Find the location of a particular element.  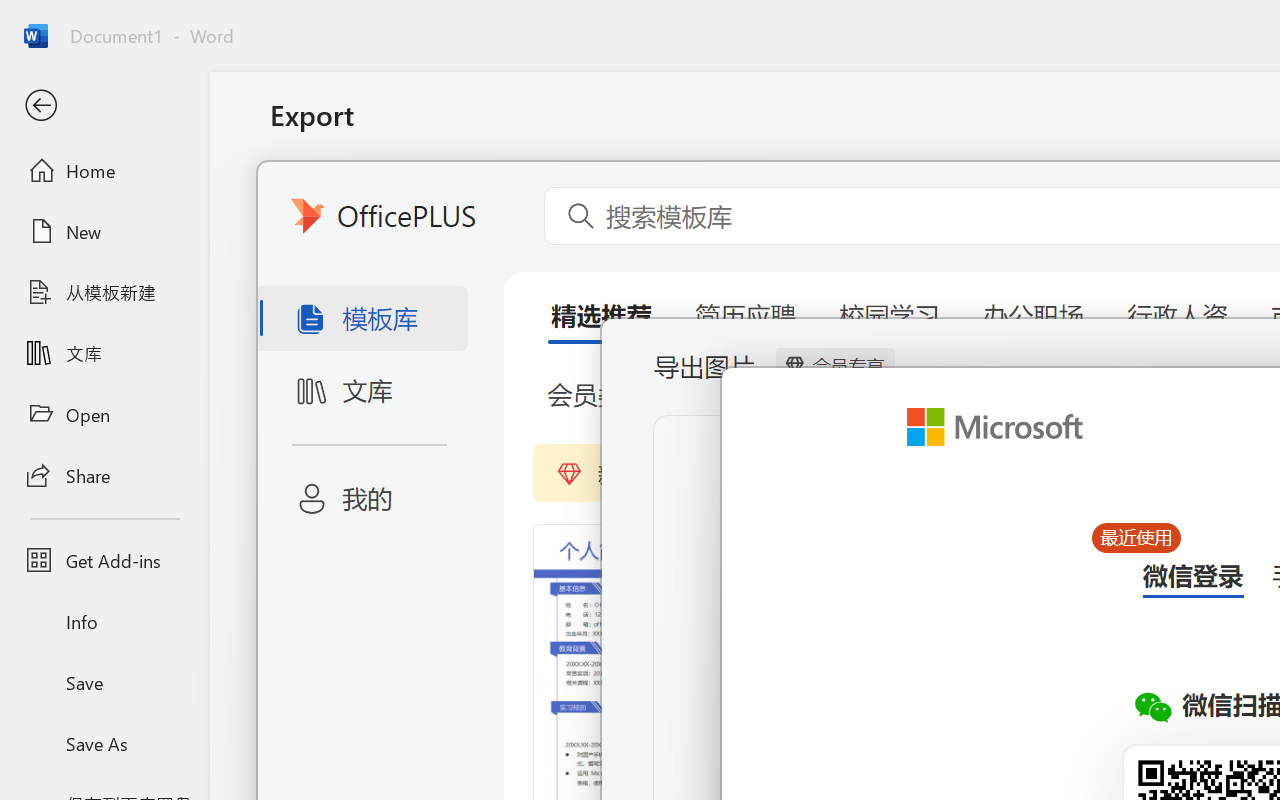

'Get Add-ins' is located at coordinates (103, 560).